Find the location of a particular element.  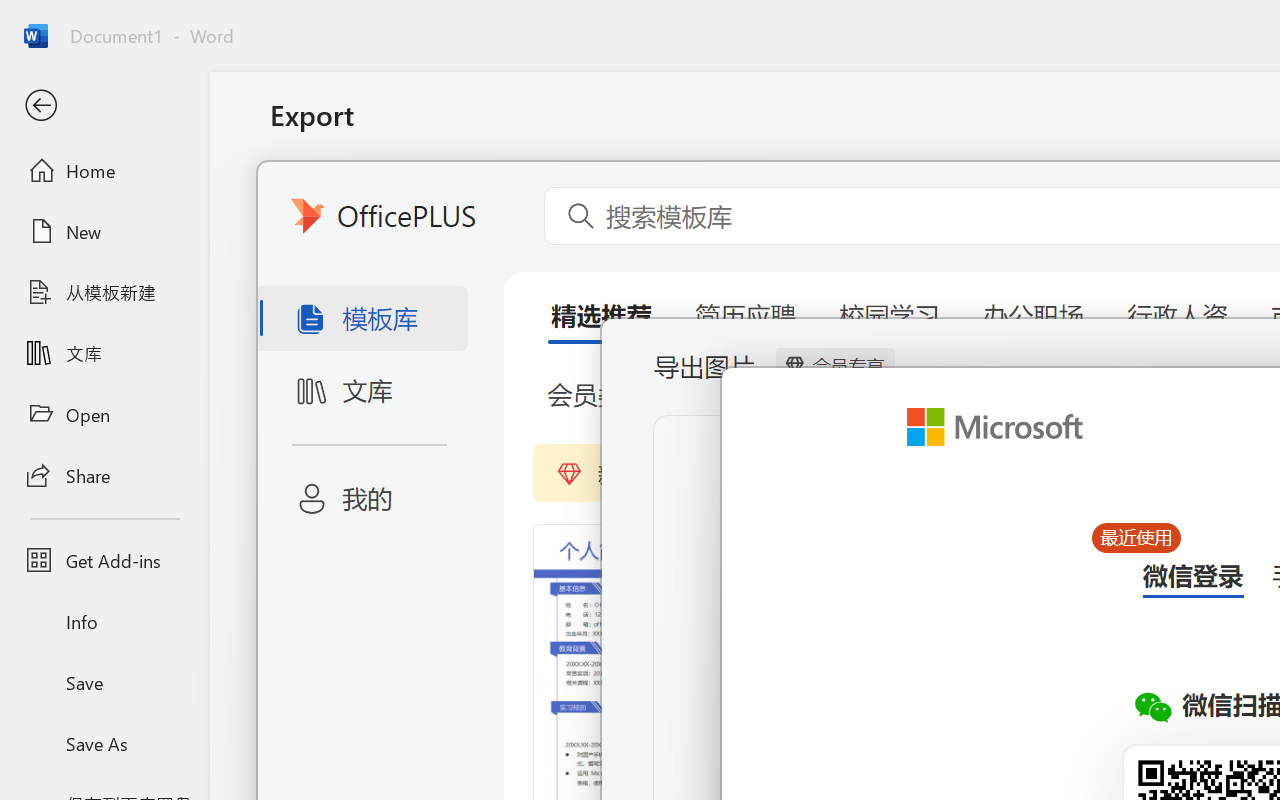

'Get Add-ins' is located at coordinates (103, 560).